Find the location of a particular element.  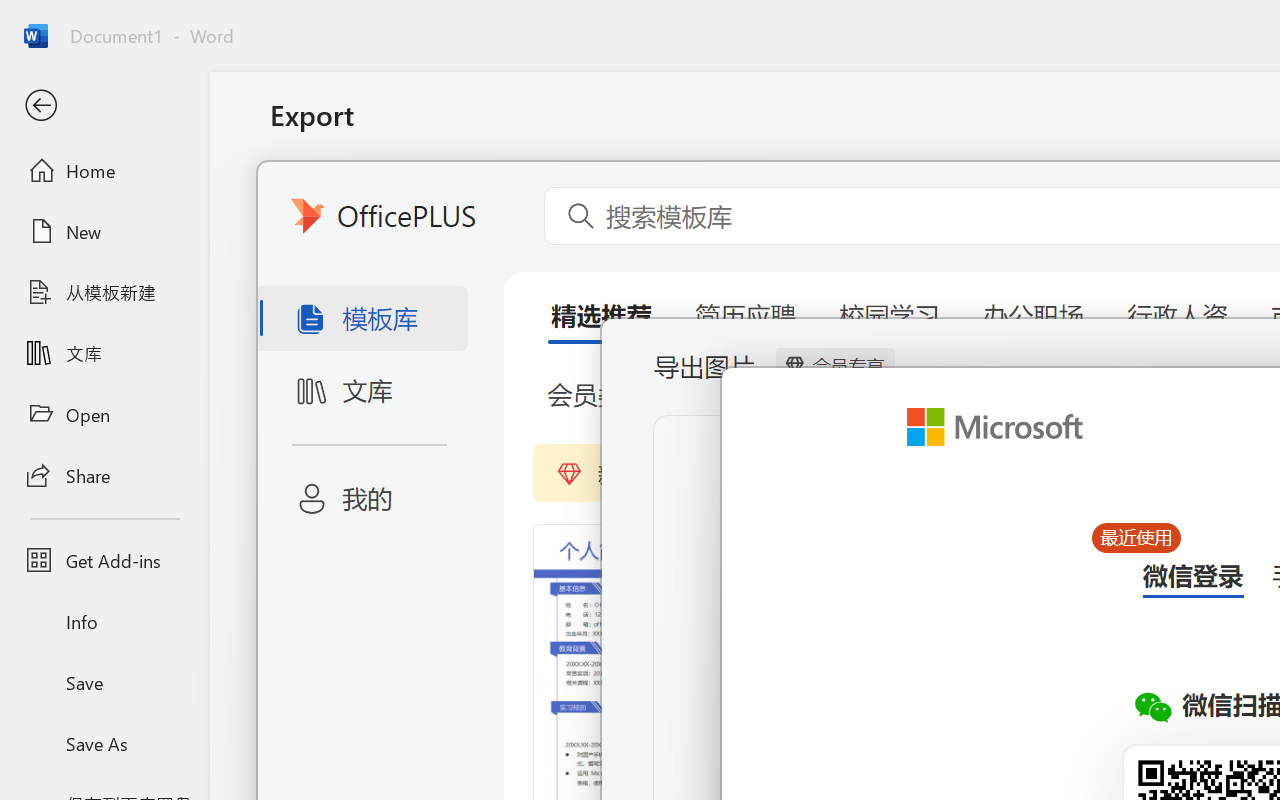

'Get Add-ins' is located at coordinates (103, 560).